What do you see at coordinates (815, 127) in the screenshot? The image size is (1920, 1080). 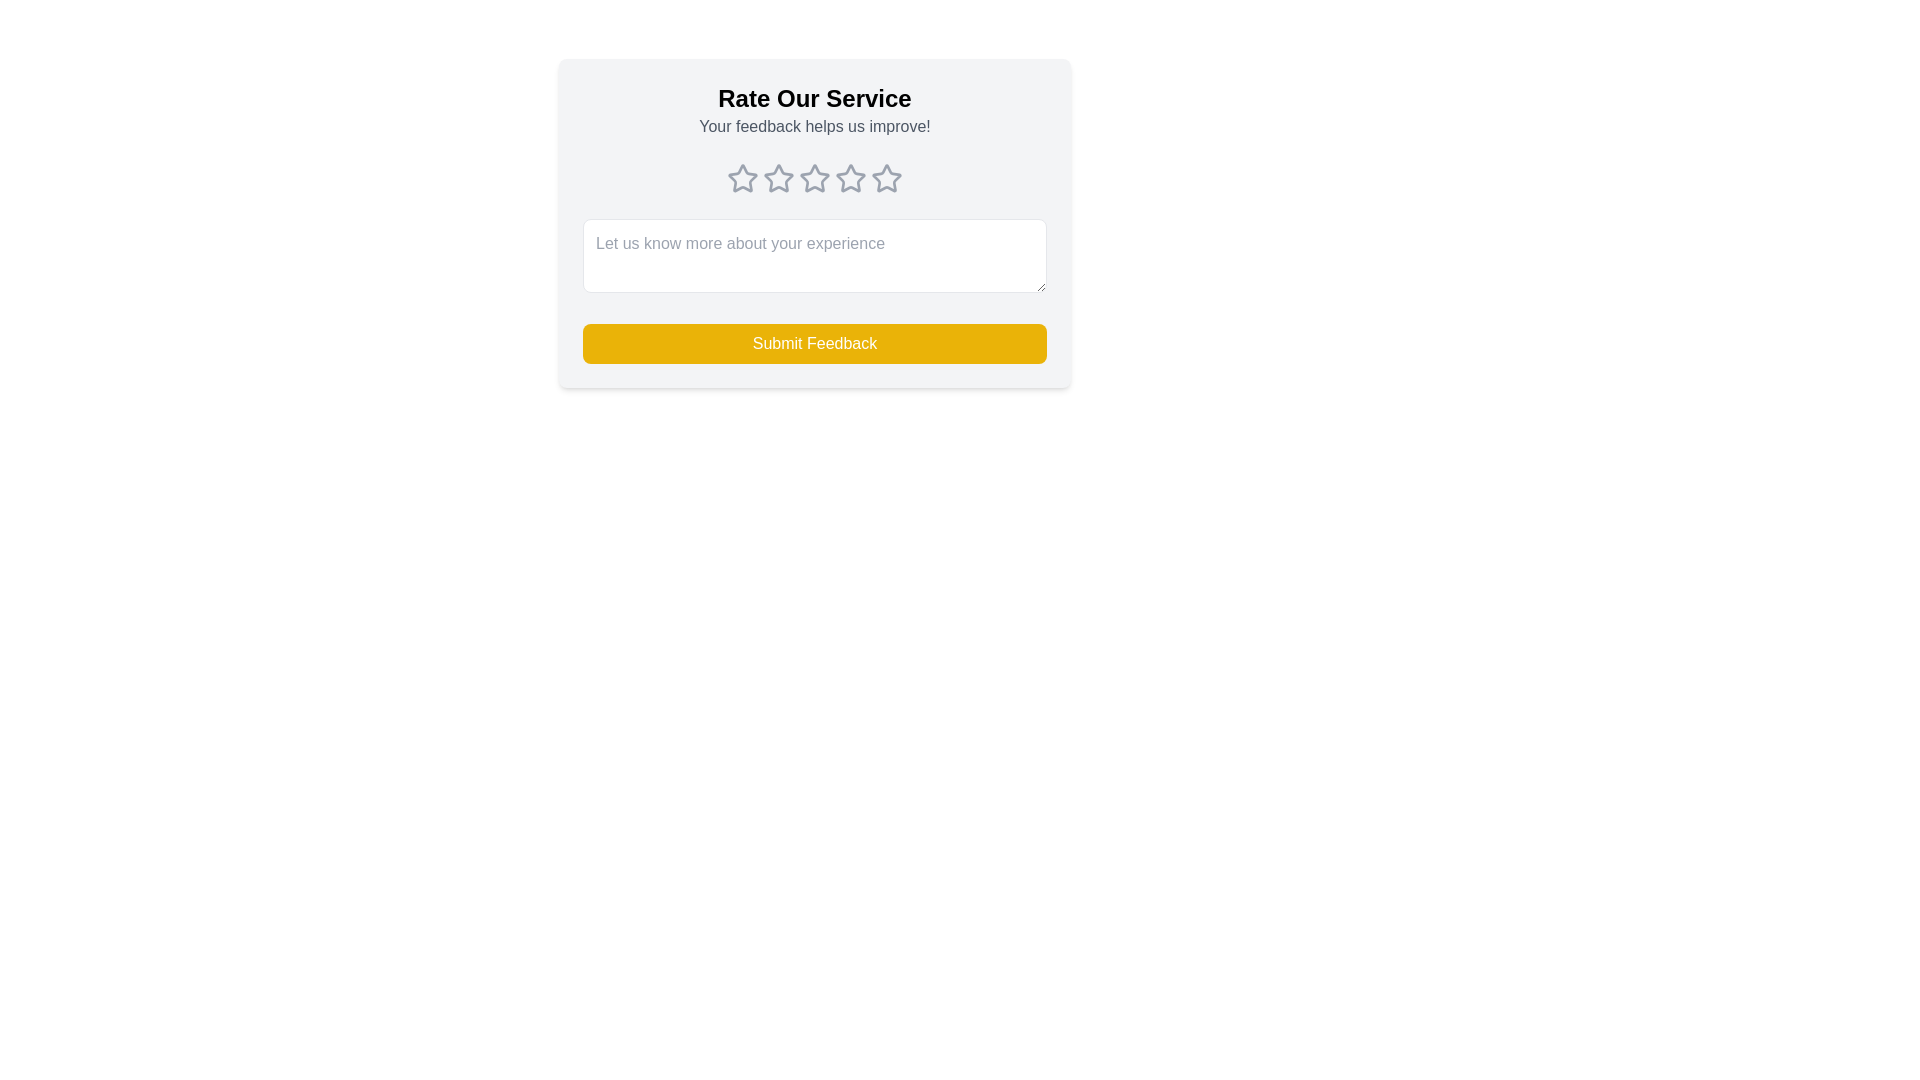 I see `the Static Text element that provides informational guidance for the feedback section, located below the 'Rate Our Service' heading` at bounding box center [815, 127].